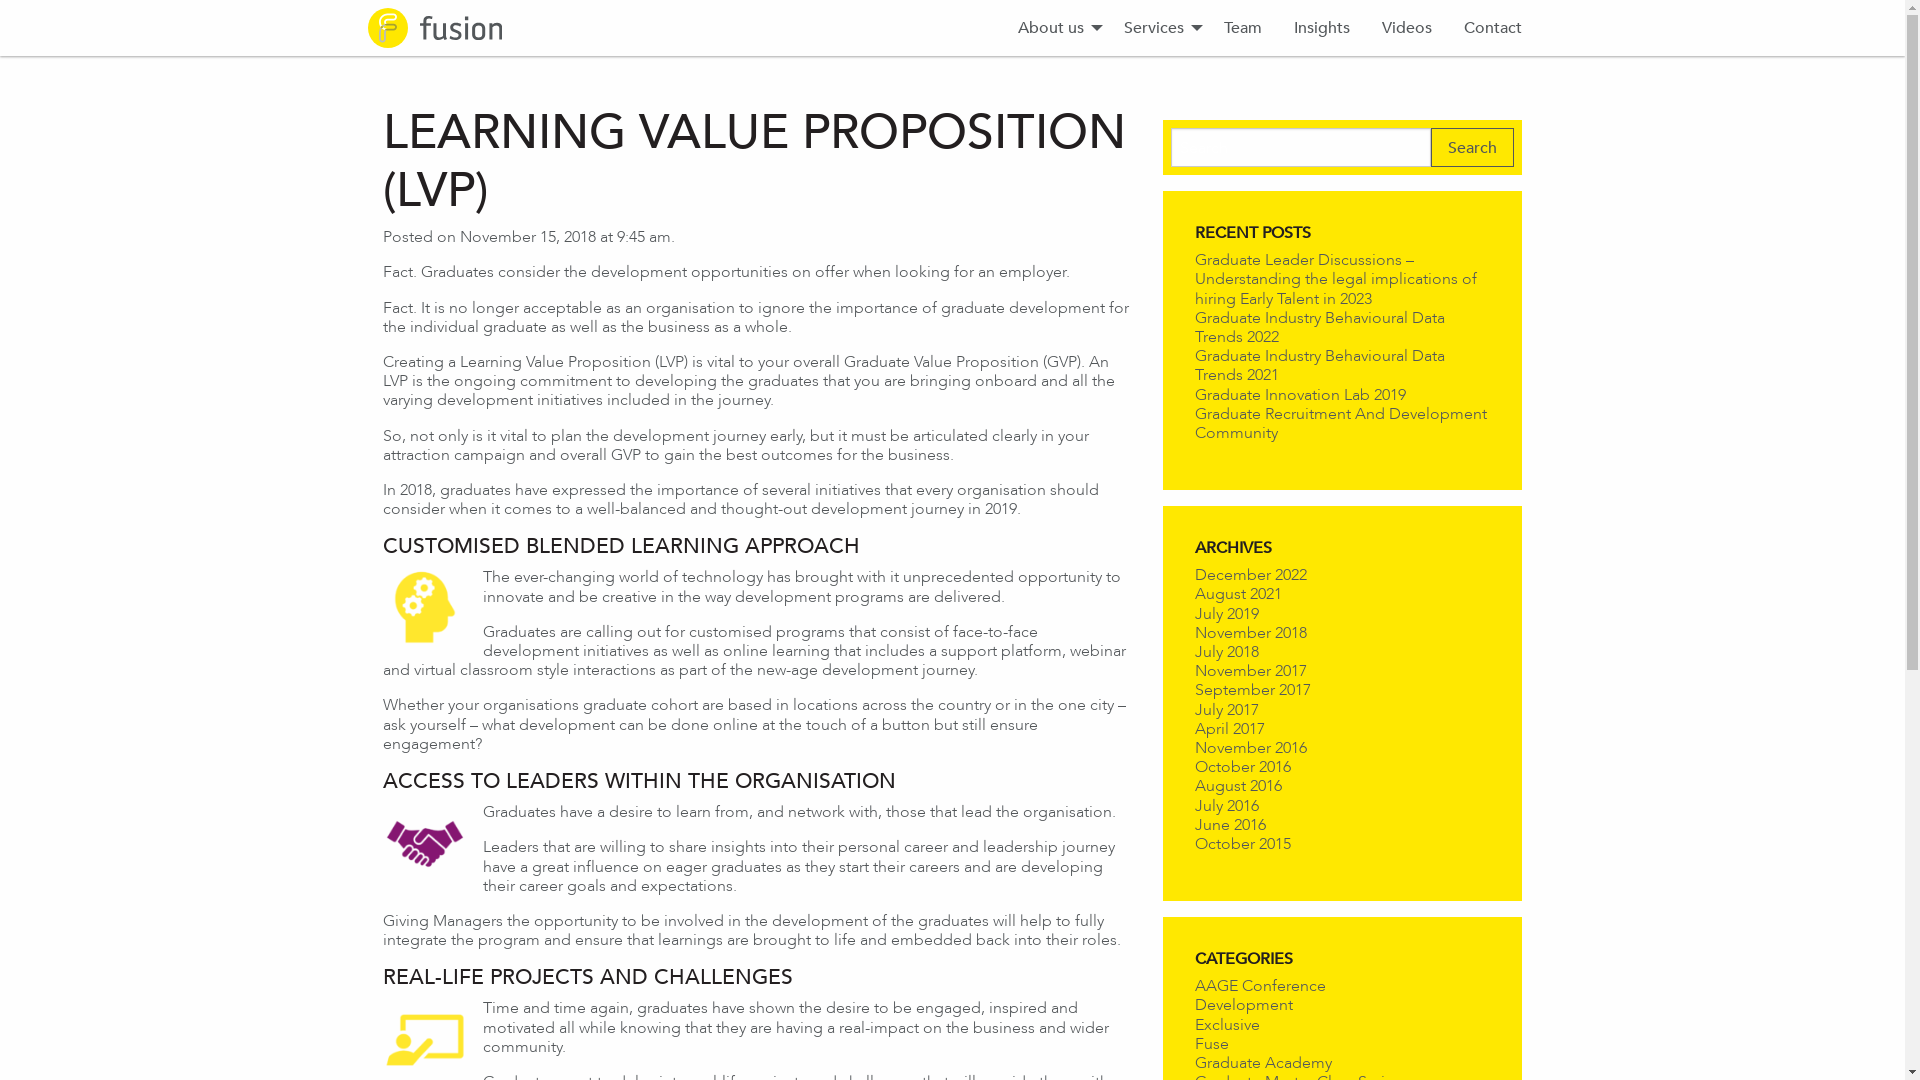 This screenshot has width=1920, height=1080. Describe the element at coordinates (1492, 27) in the screenshot. I see `'Contact'` at that location.